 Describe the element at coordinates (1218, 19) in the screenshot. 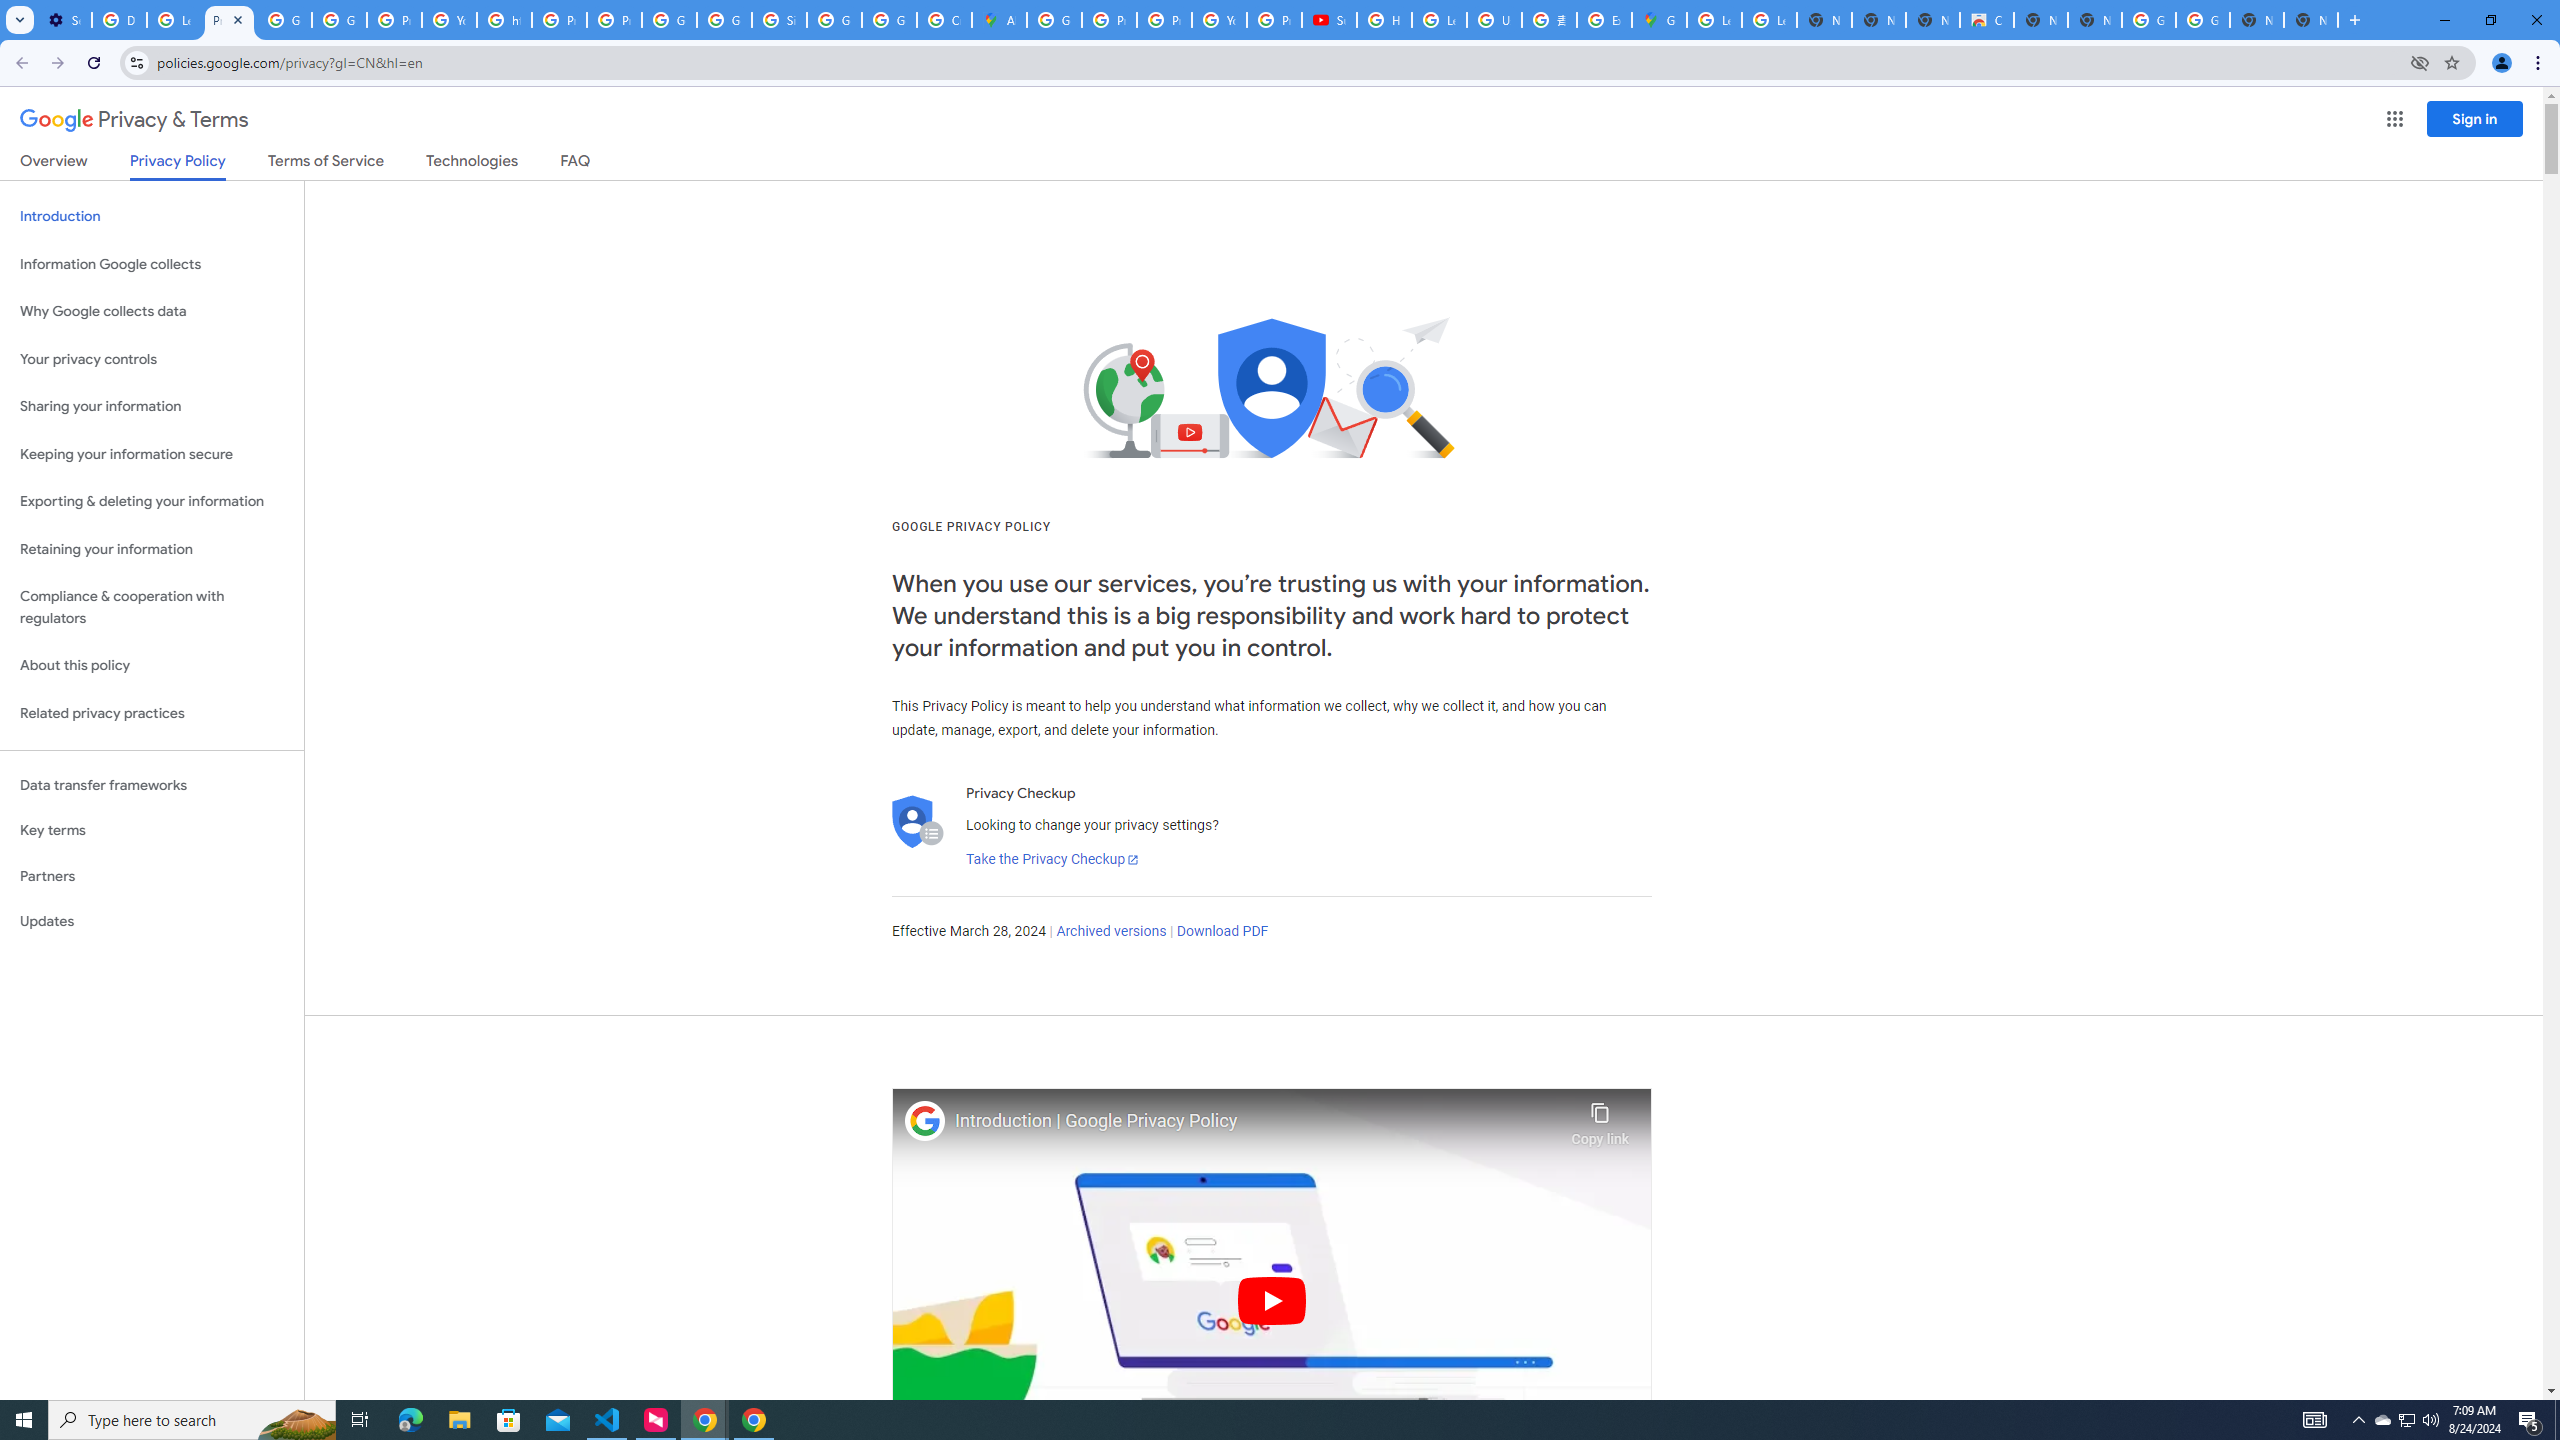

I see `'YouTube'` at that location.